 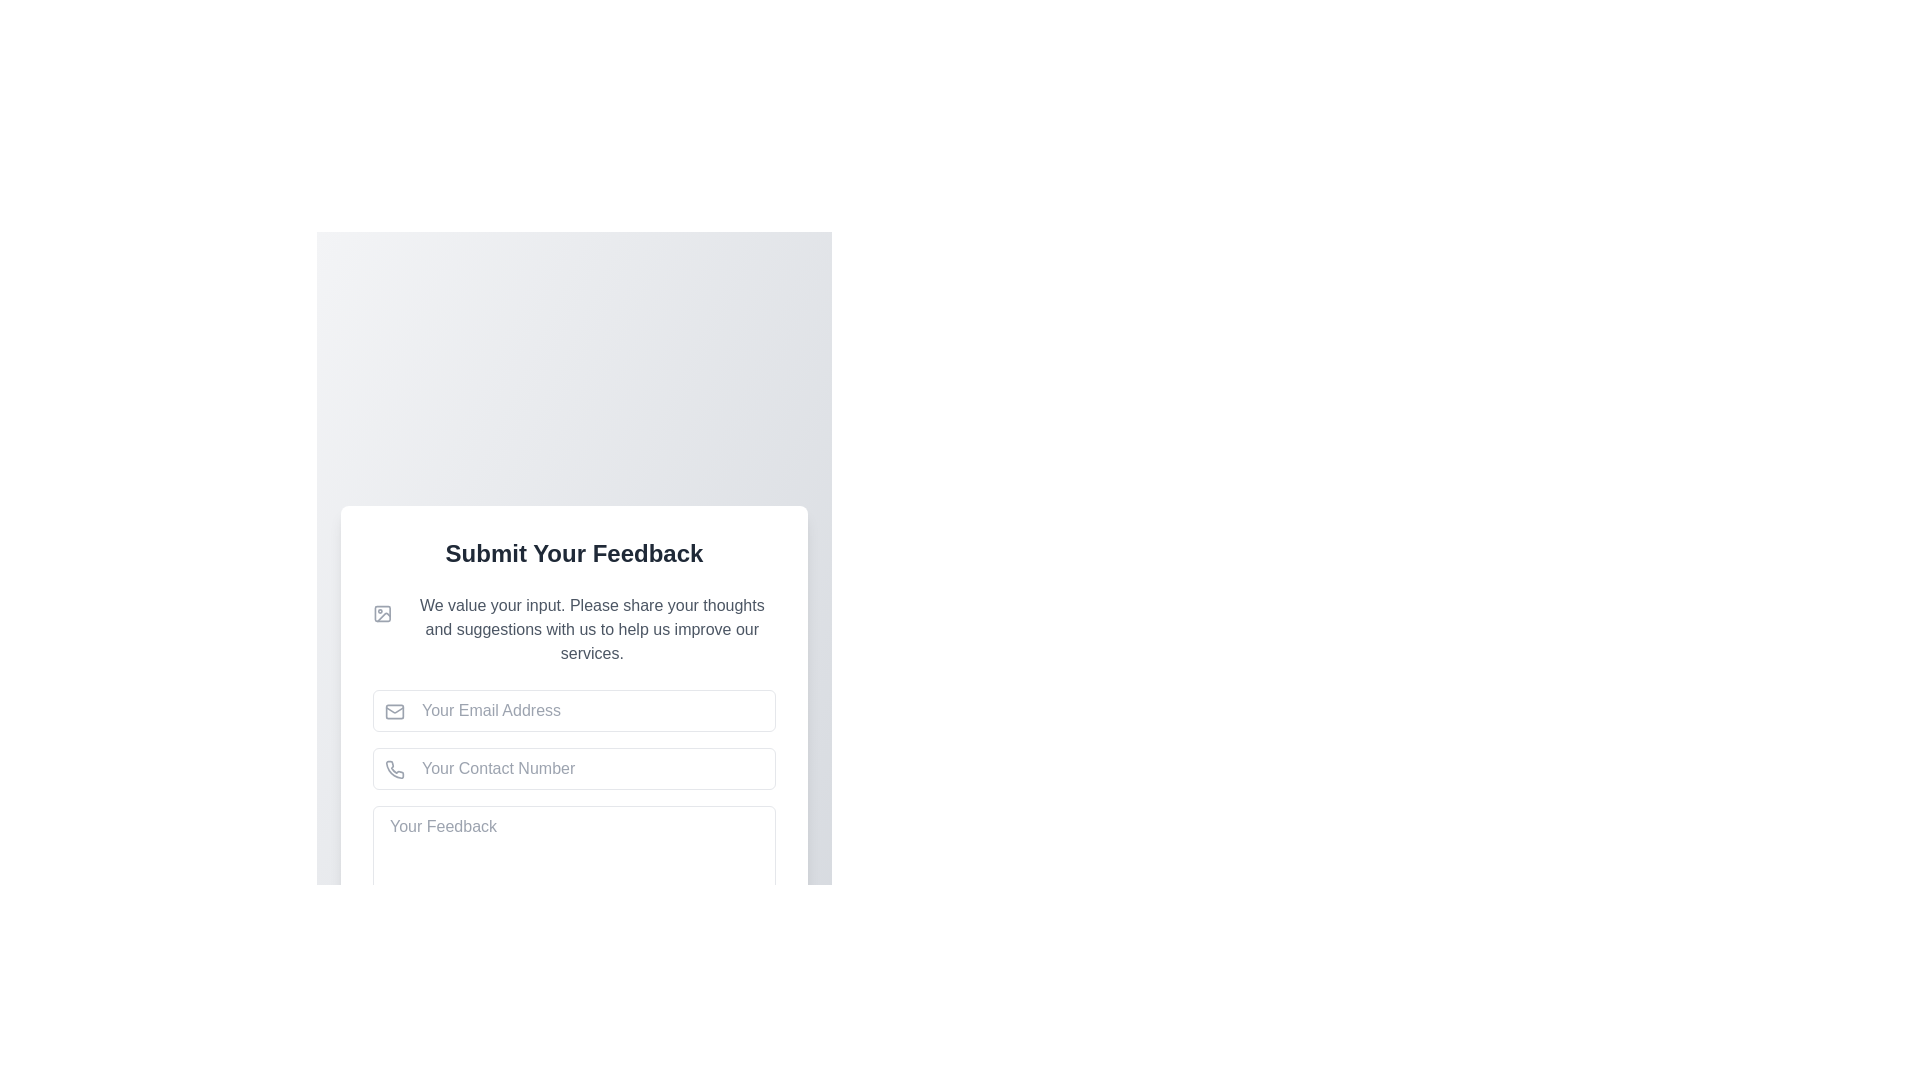 What do you see at coordinates (573, 553) in the screenshot?
I see `the bold, large-font 'Submit Your Feedback' heading text at the top of the feedback form card` at bounding box center [573, 553].